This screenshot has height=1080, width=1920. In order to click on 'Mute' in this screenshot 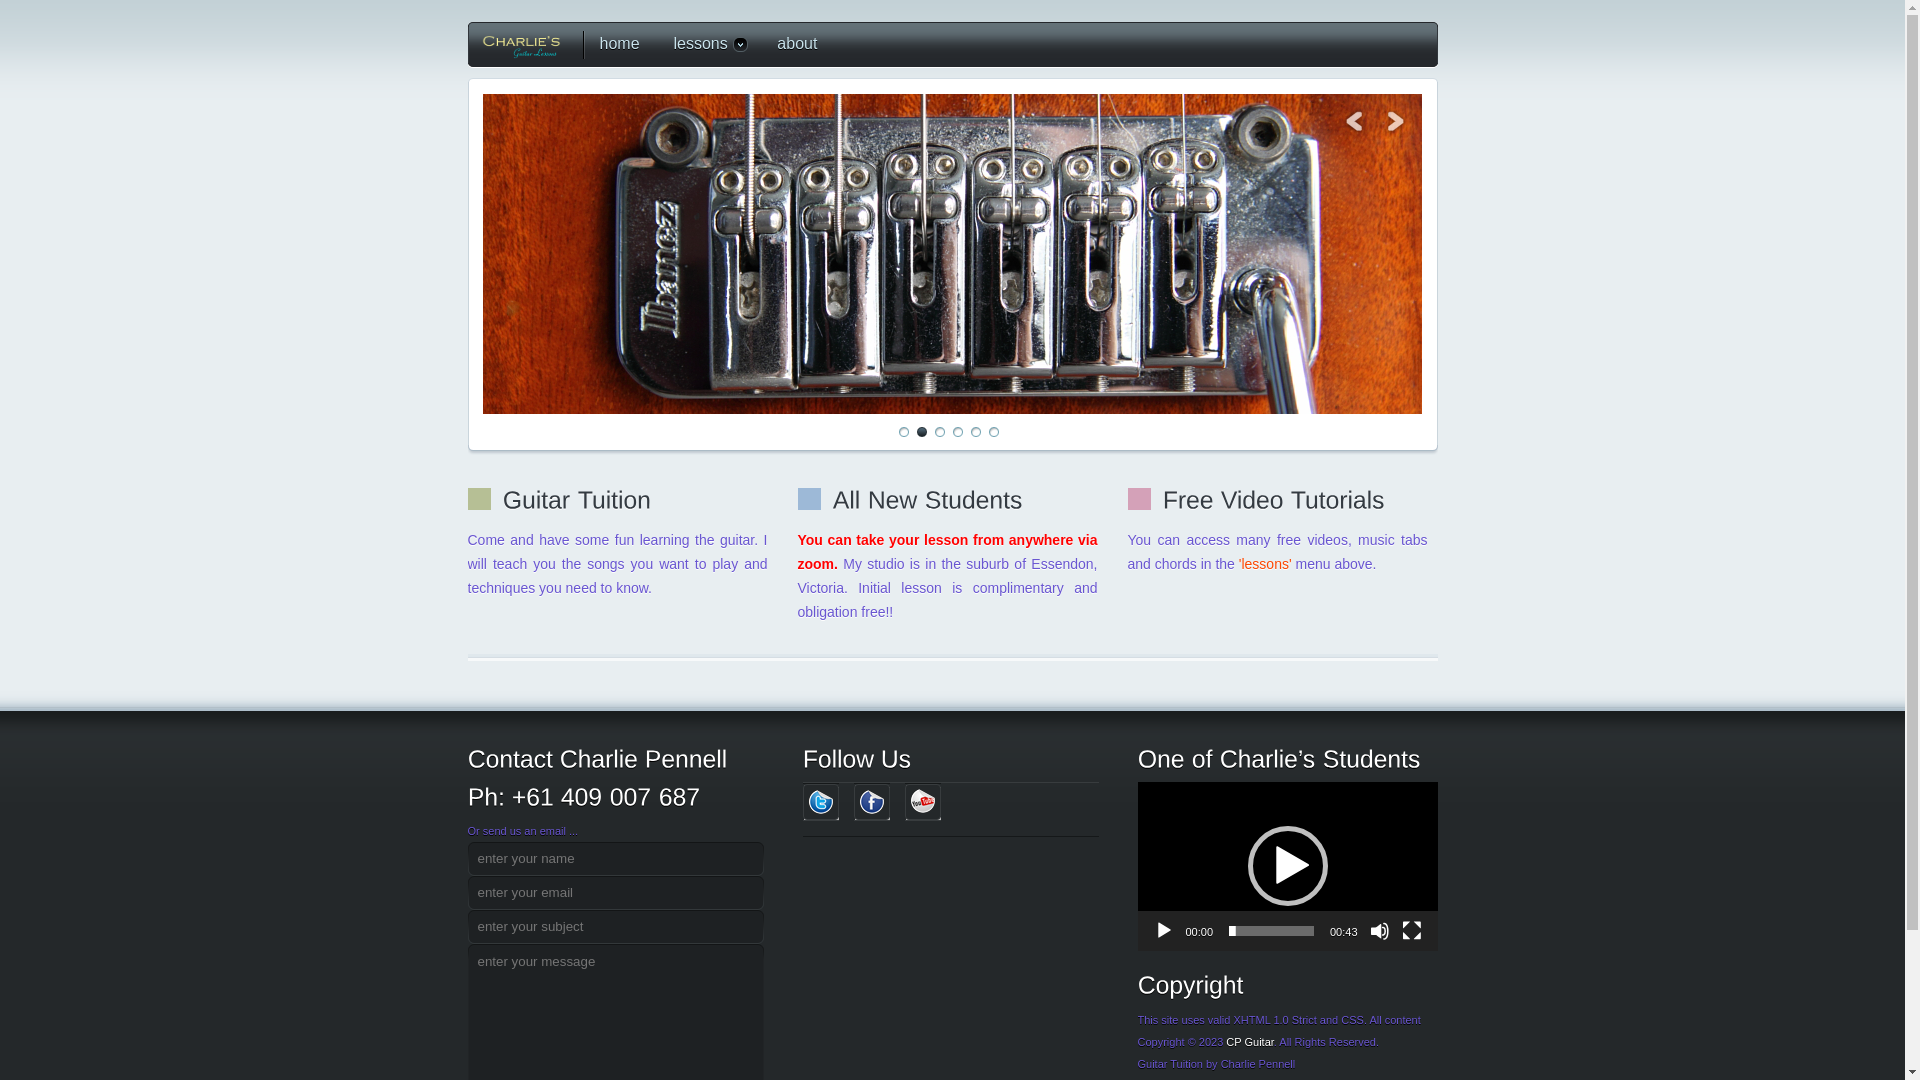, I will do `click(1379, 930)`.